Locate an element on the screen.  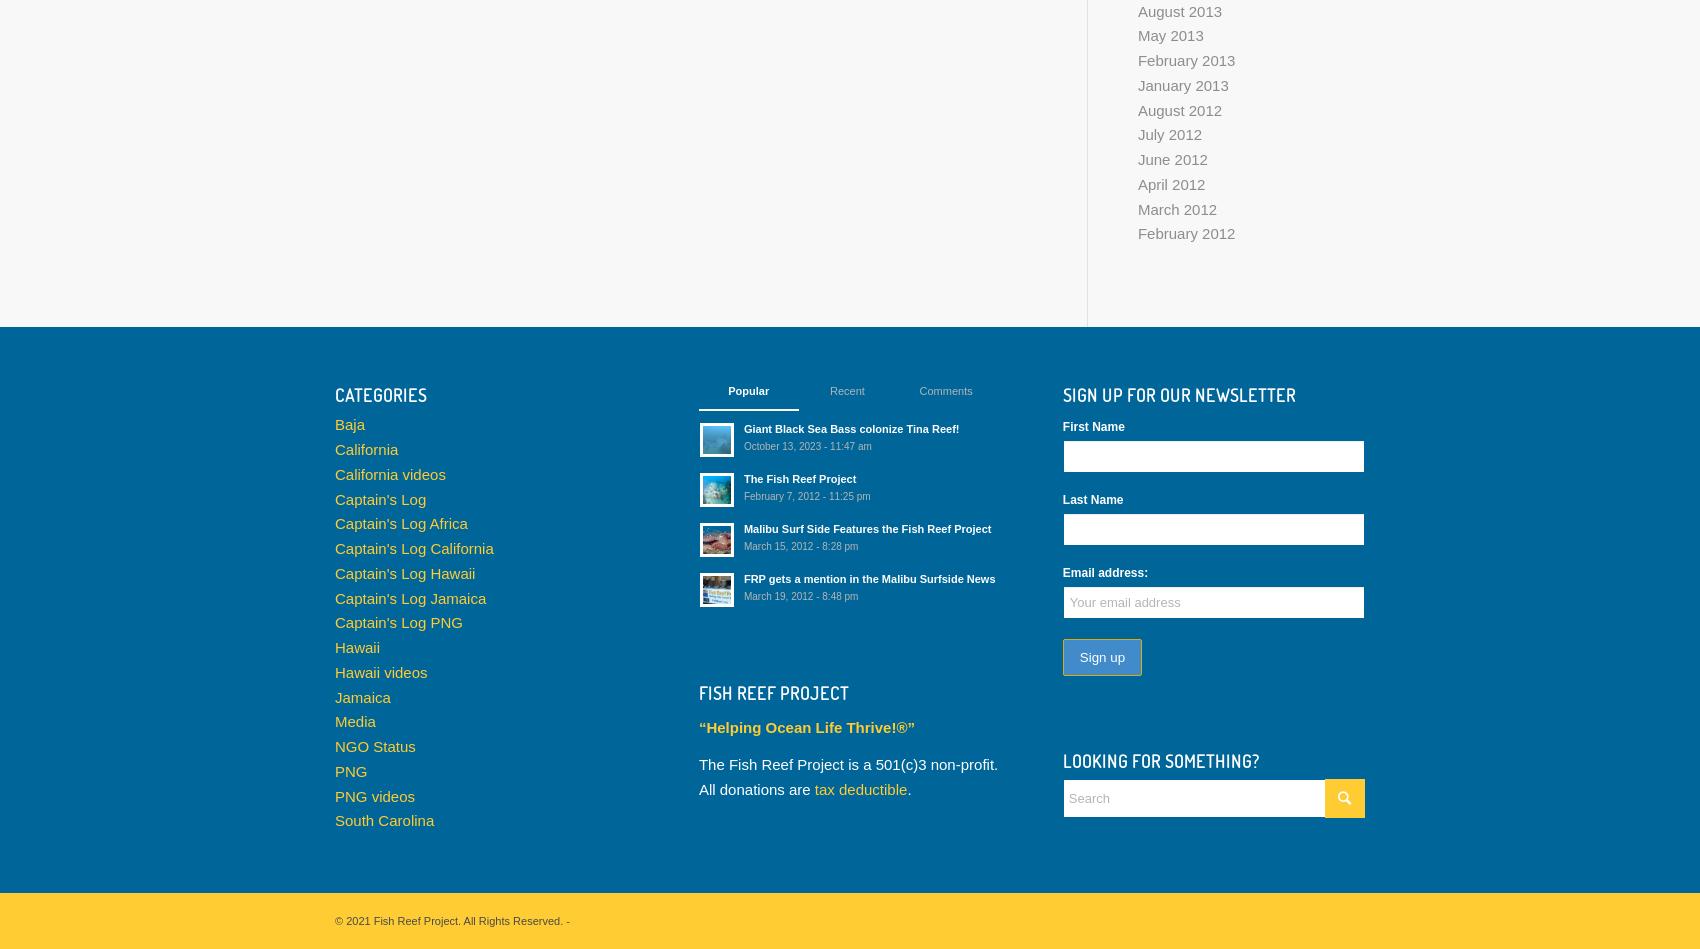
'September 4, 2023 - 7:40 am' is located at coordinates (1169, 523).